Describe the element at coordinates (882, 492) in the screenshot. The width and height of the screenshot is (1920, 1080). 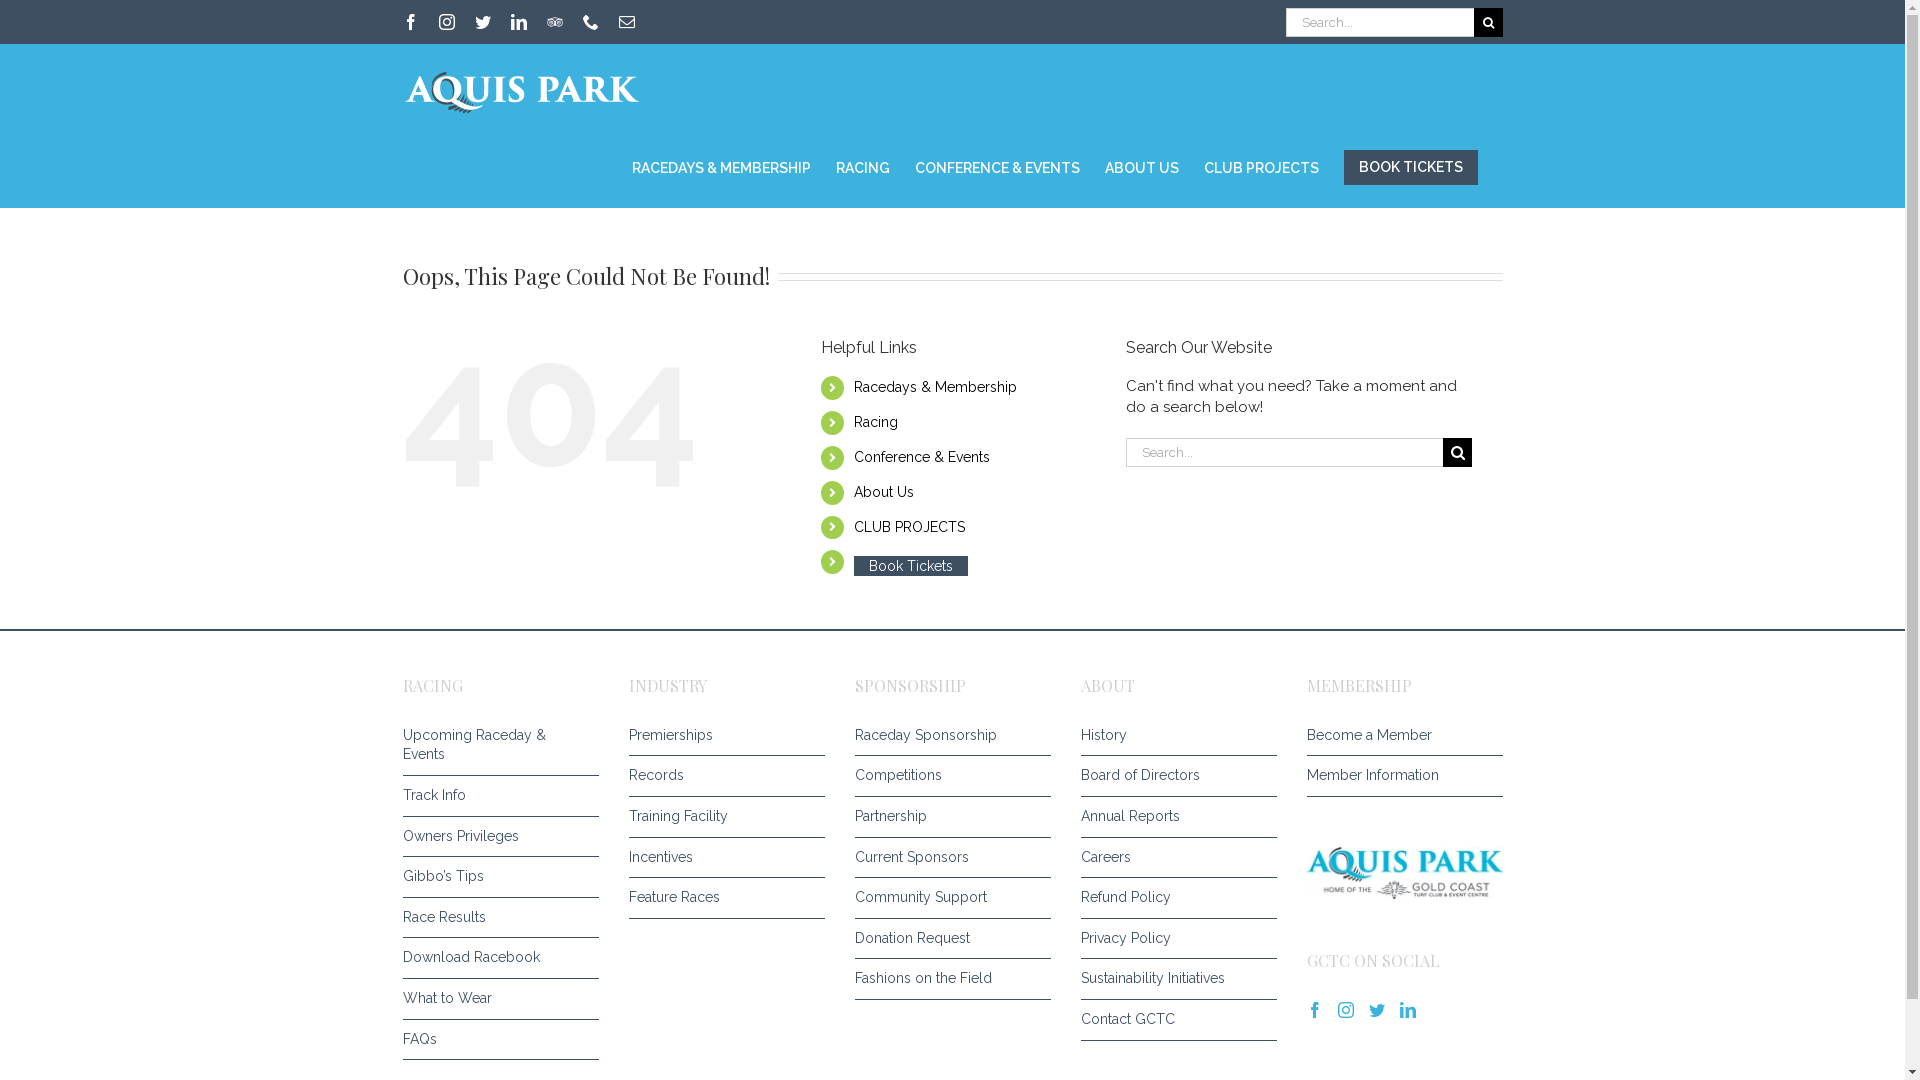
I see `'About Us'` at that location.